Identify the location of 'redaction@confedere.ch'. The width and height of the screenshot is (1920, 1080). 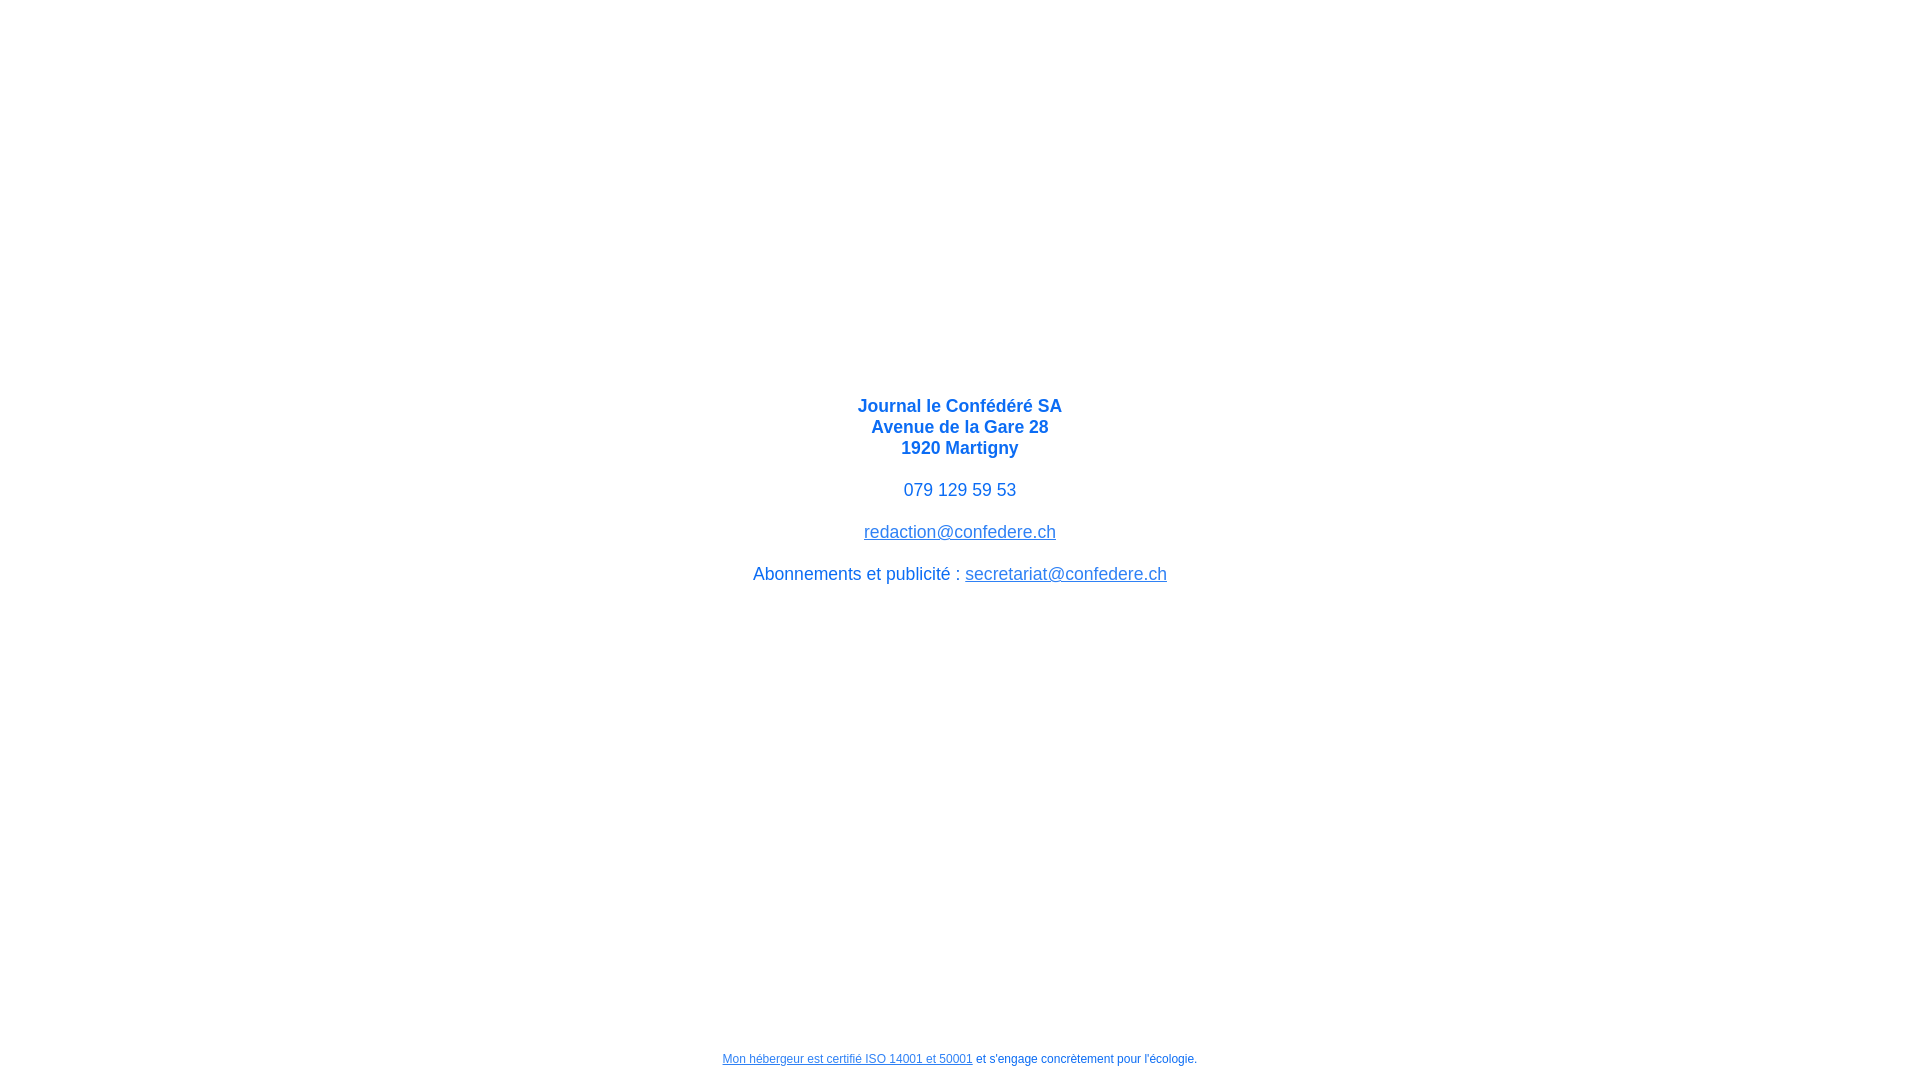
(960, 531).